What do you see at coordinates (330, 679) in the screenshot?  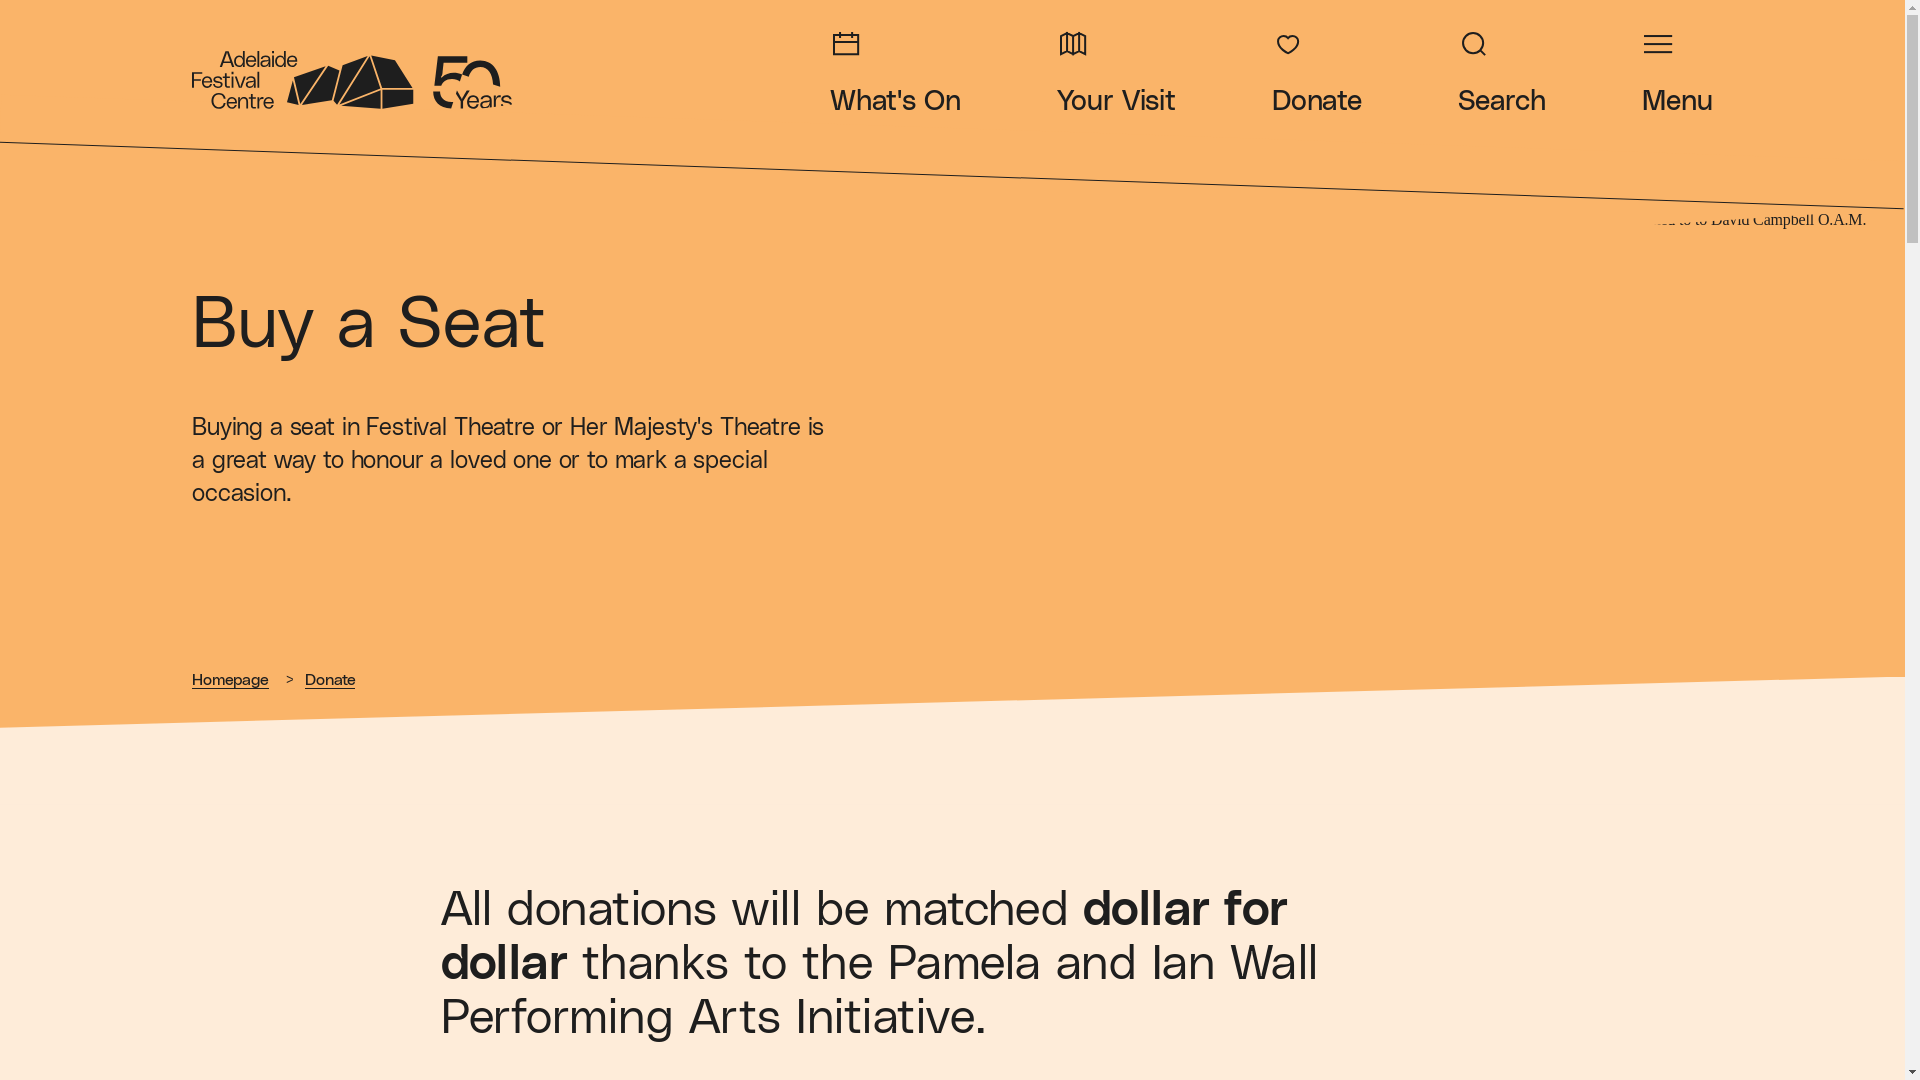 I see `'Donate'` at bounding box center [330, 679].